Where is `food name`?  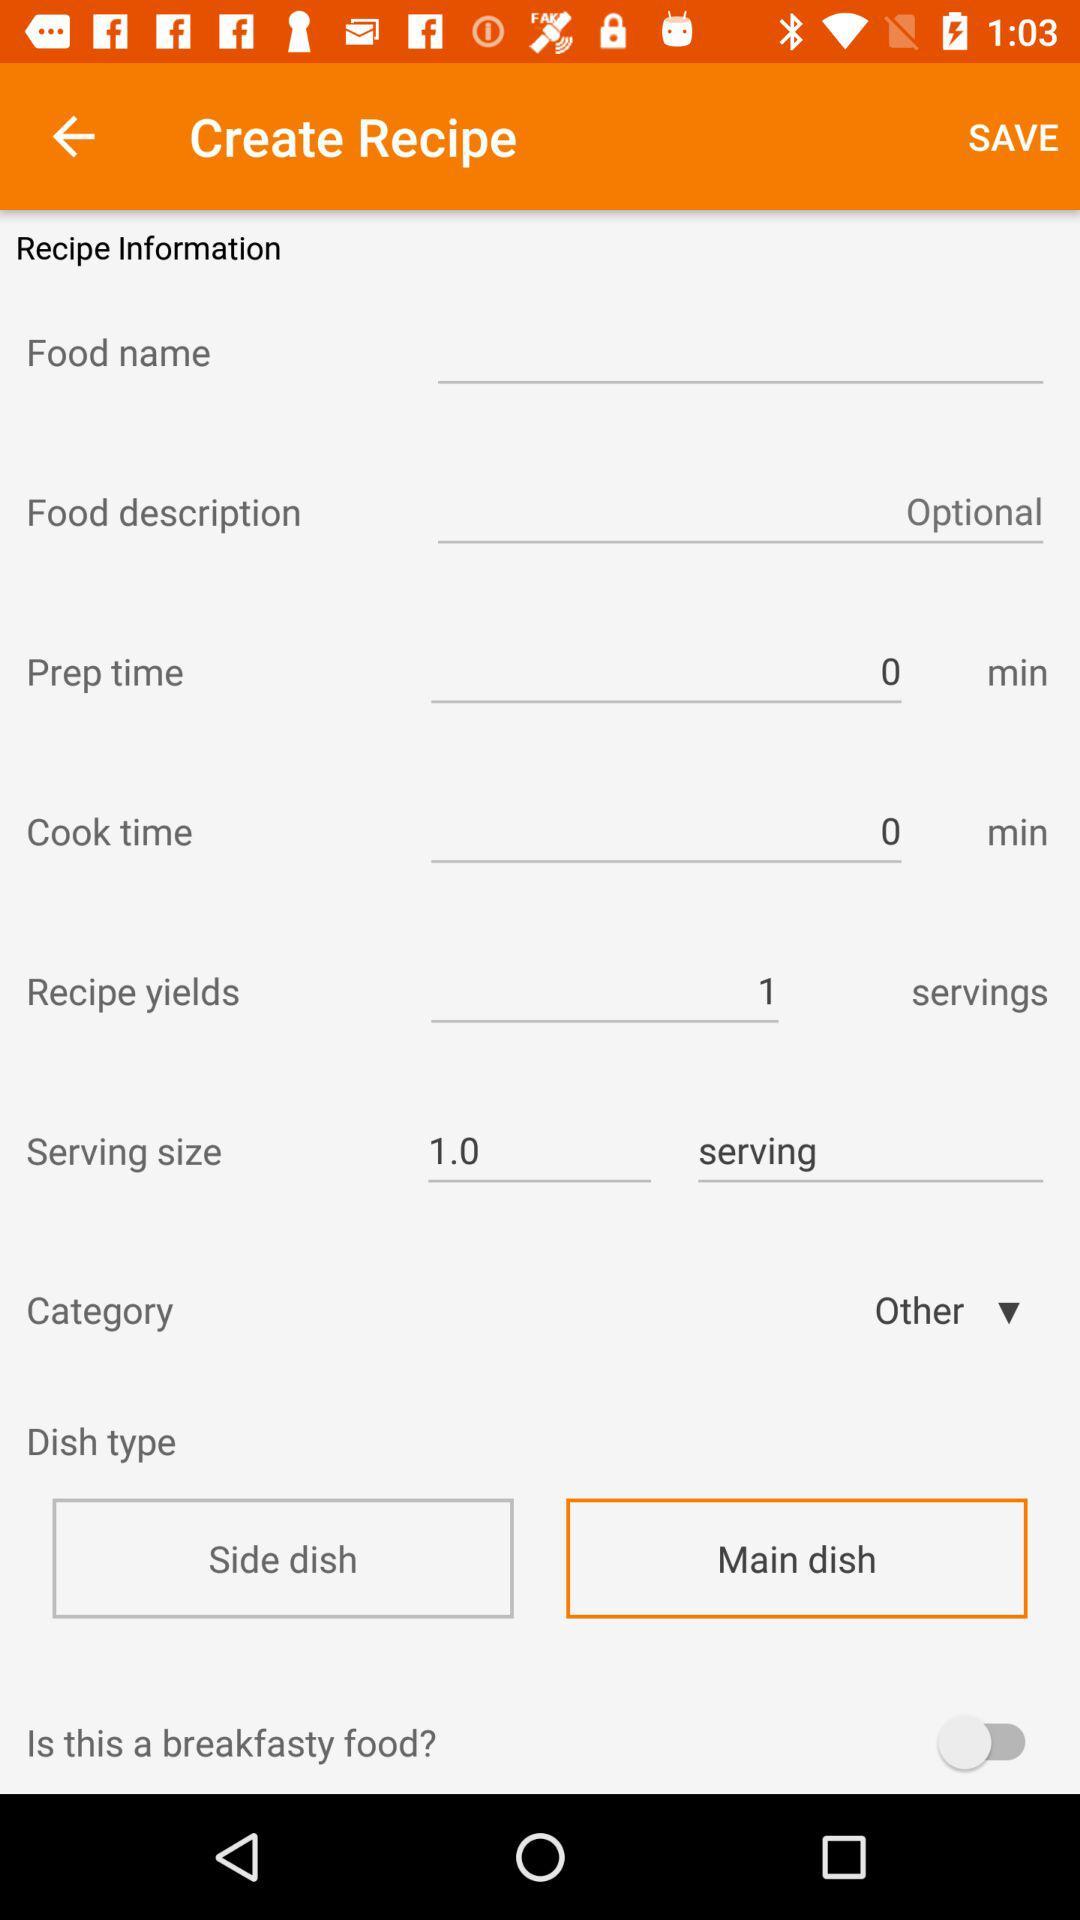
food name is located at coordinates (213, 351).